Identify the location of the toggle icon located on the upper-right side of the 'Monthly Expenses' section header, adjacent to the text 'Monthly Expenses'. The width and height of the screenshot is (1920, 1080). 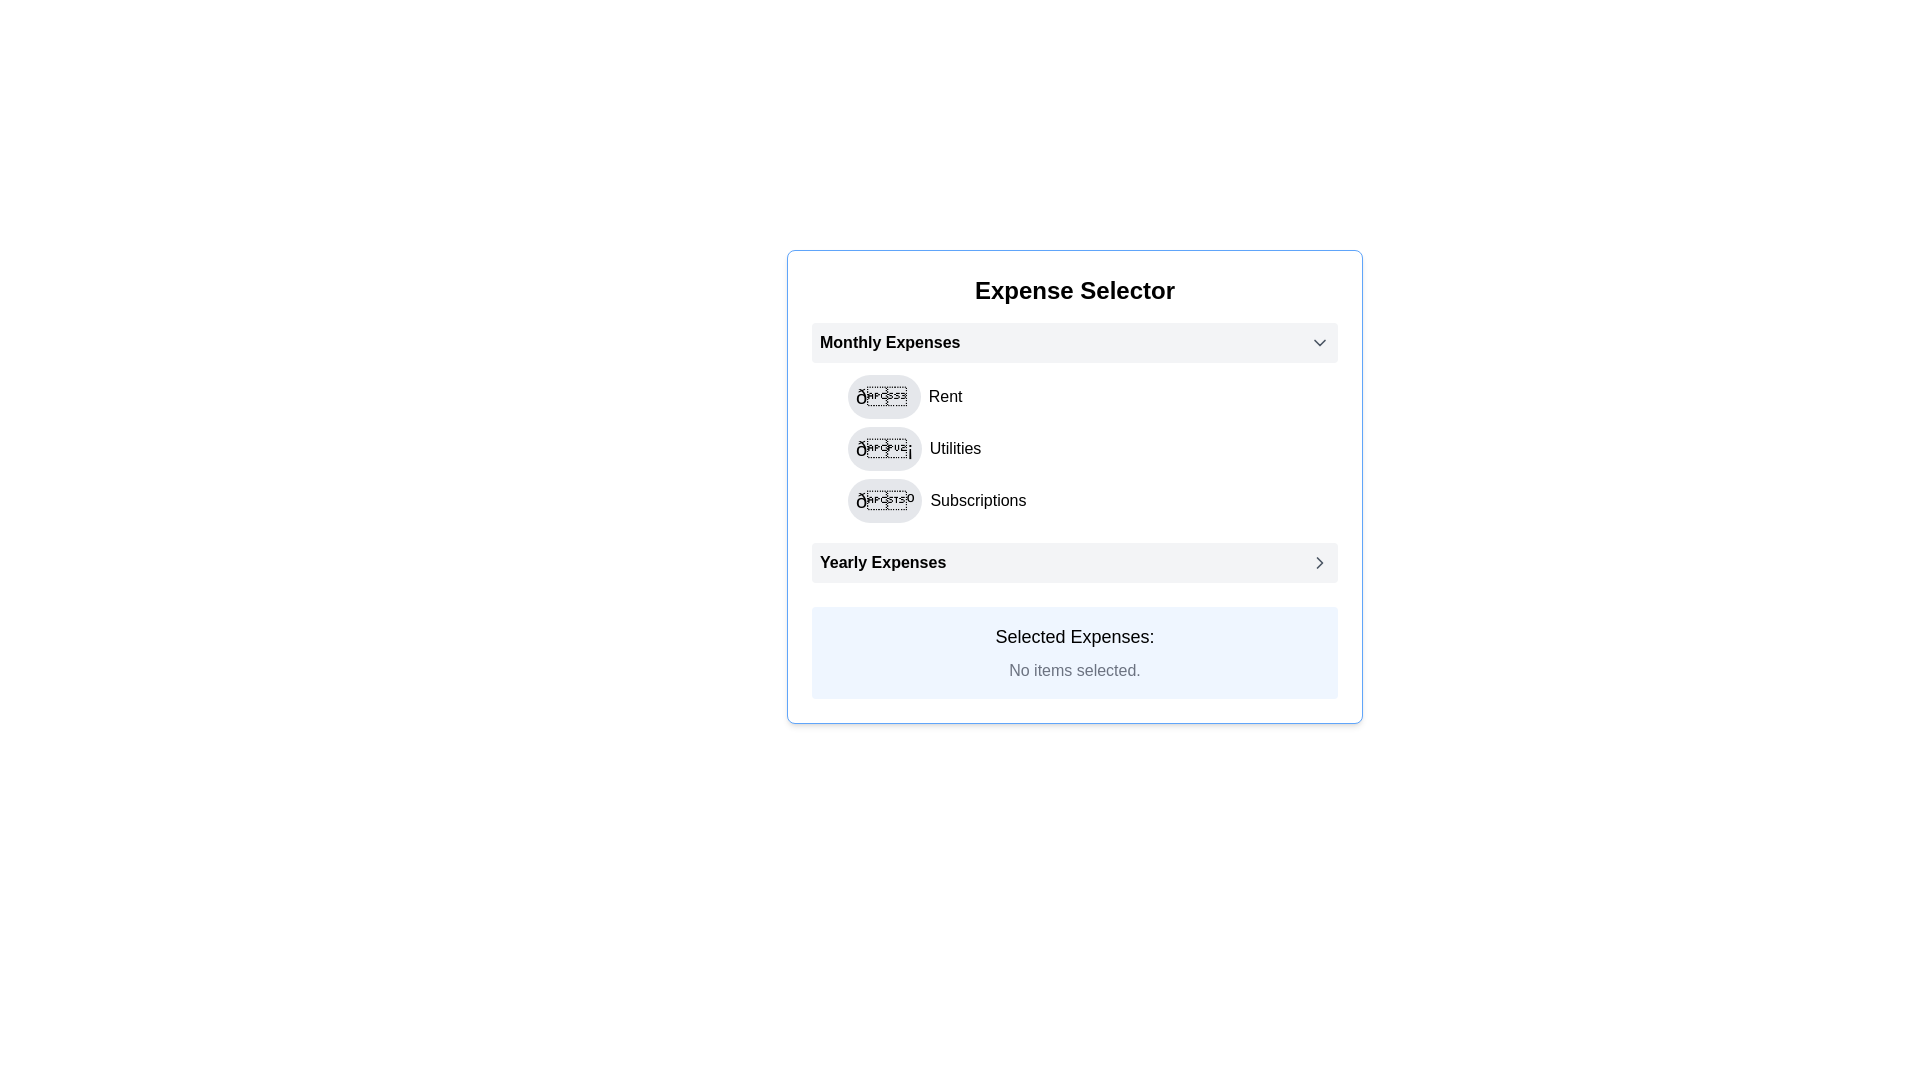
(1320, 342).